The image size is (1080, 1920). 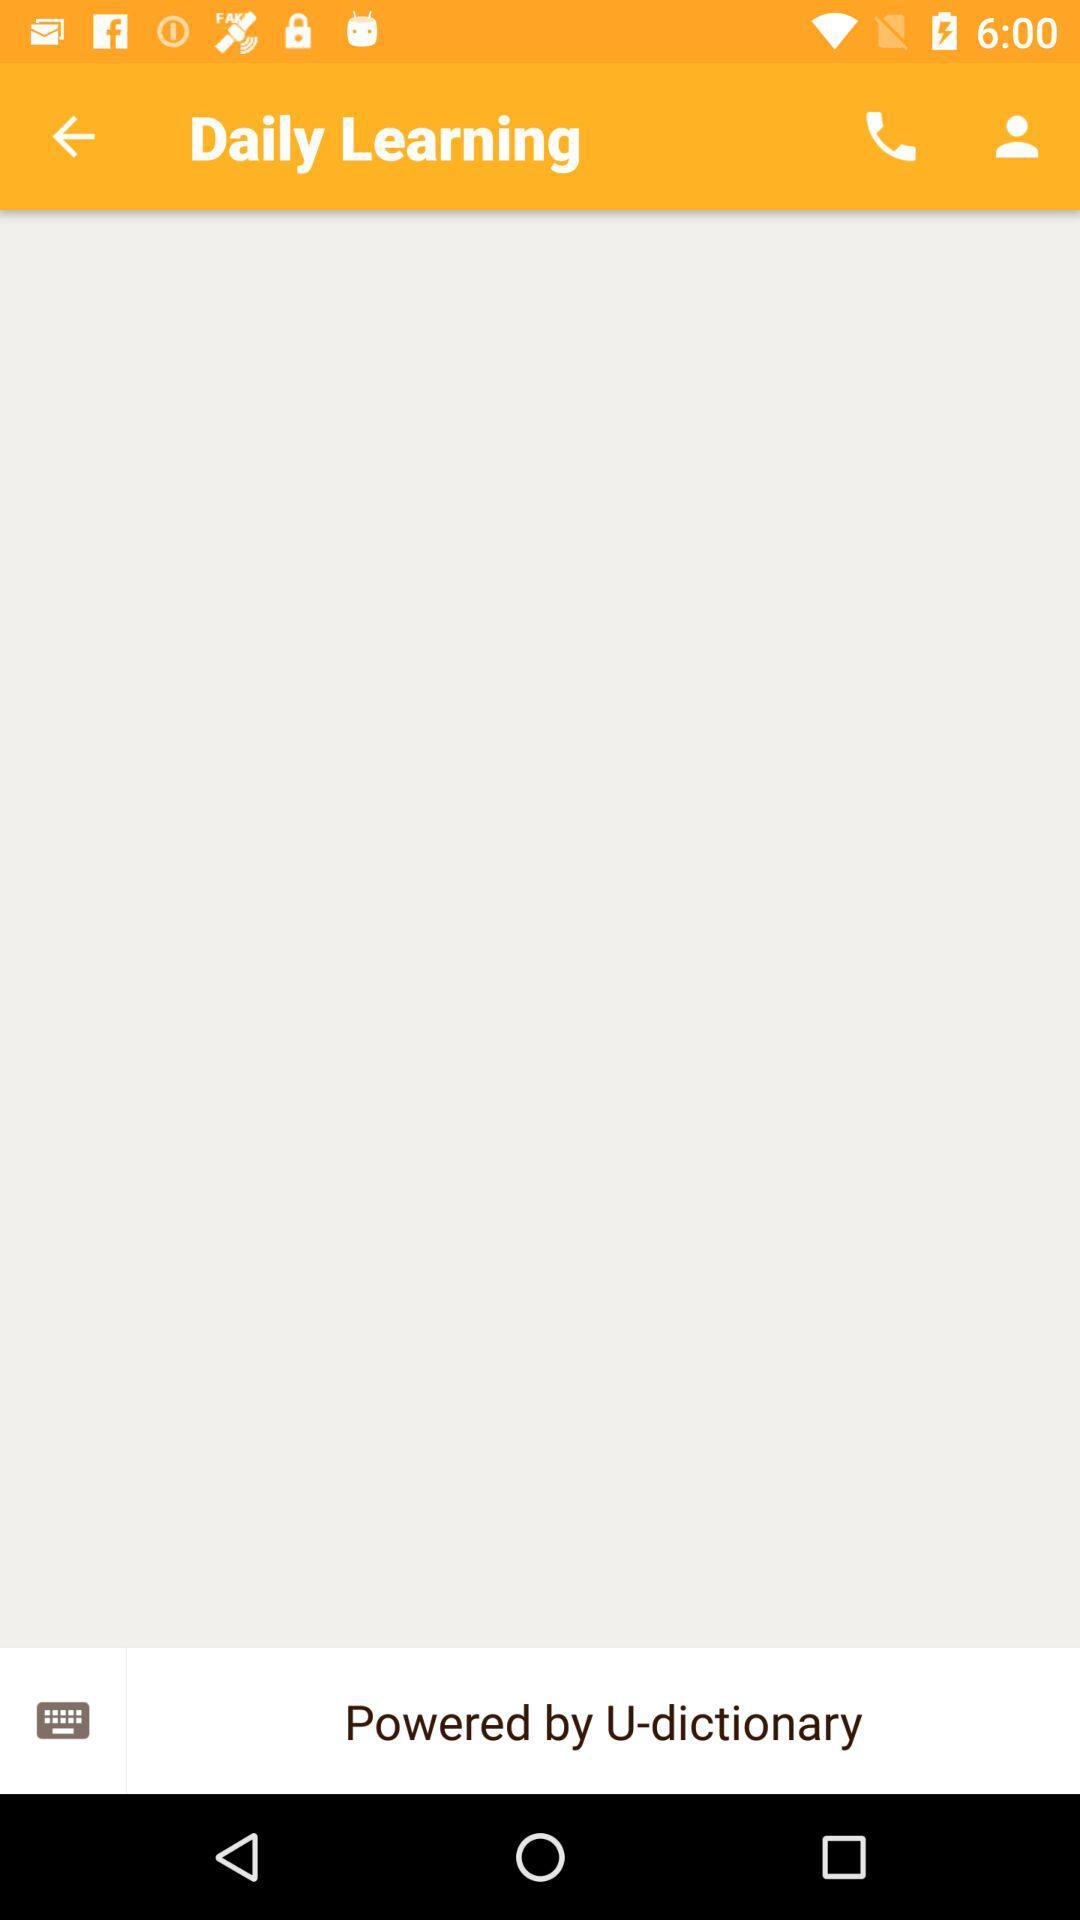 What do you see at coordinates (890, 135) in the screenshot?
I see `app to the right of daily learning icon` at bounding box center [890, 135].